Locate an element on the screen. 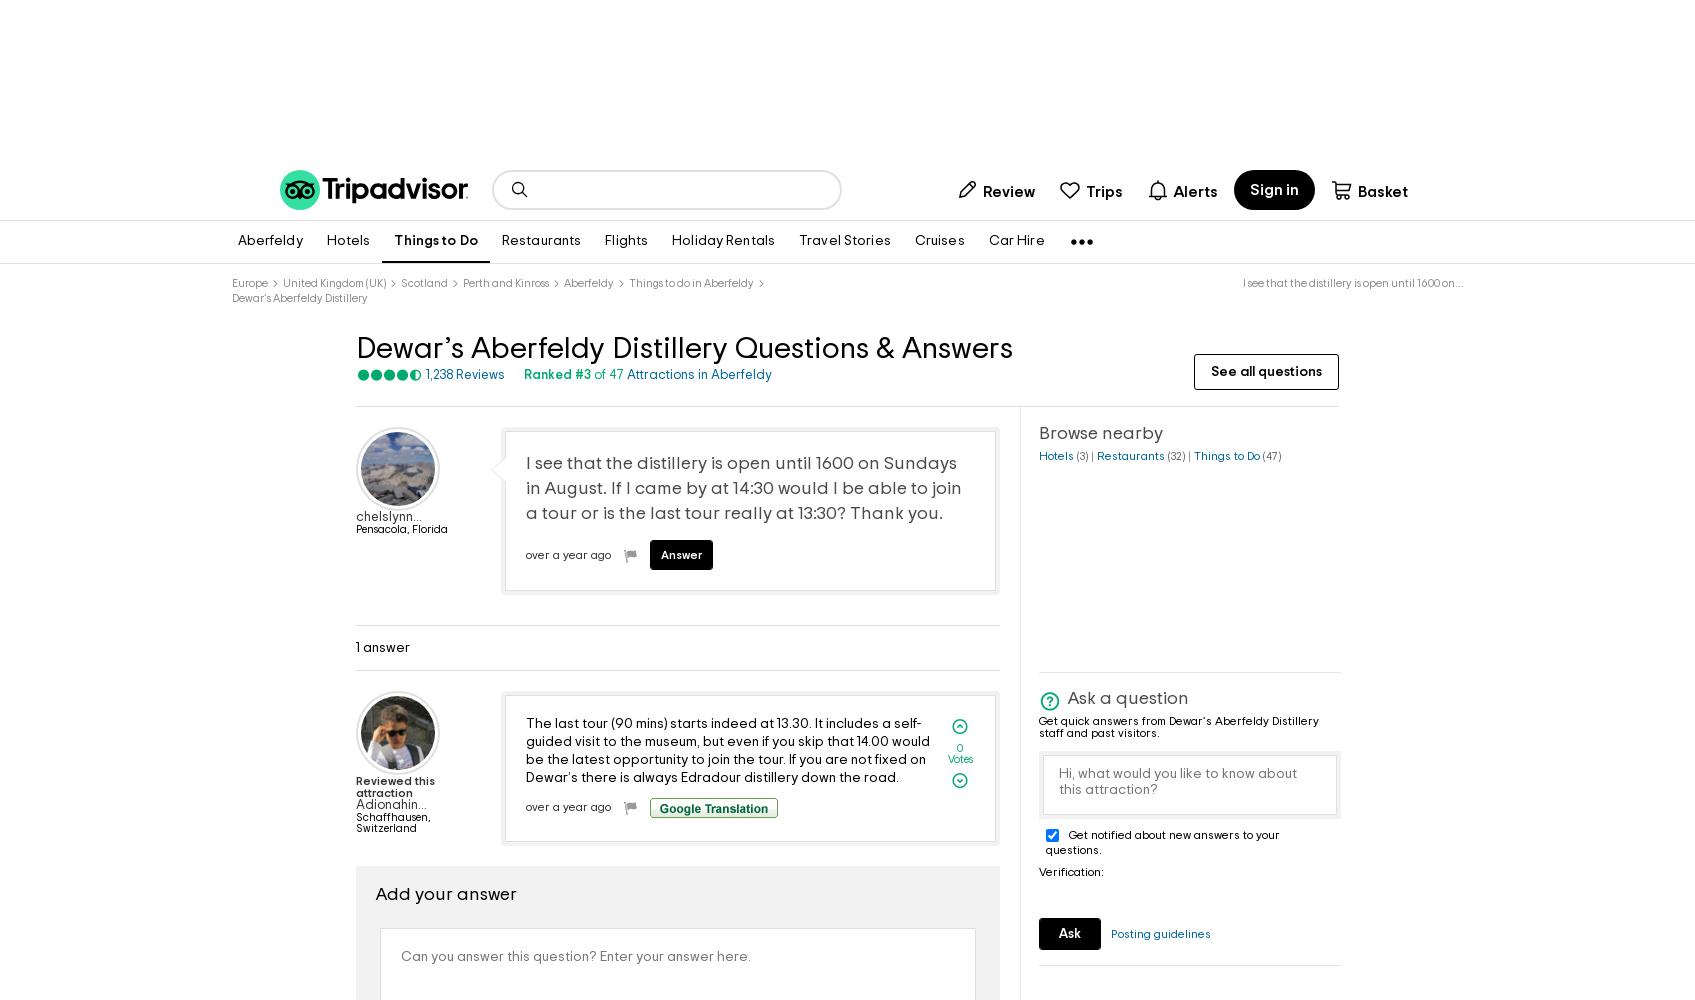 The height and width of the screenshot is (1000, 1695). '1 answer' is located at coordinates (382, 647).